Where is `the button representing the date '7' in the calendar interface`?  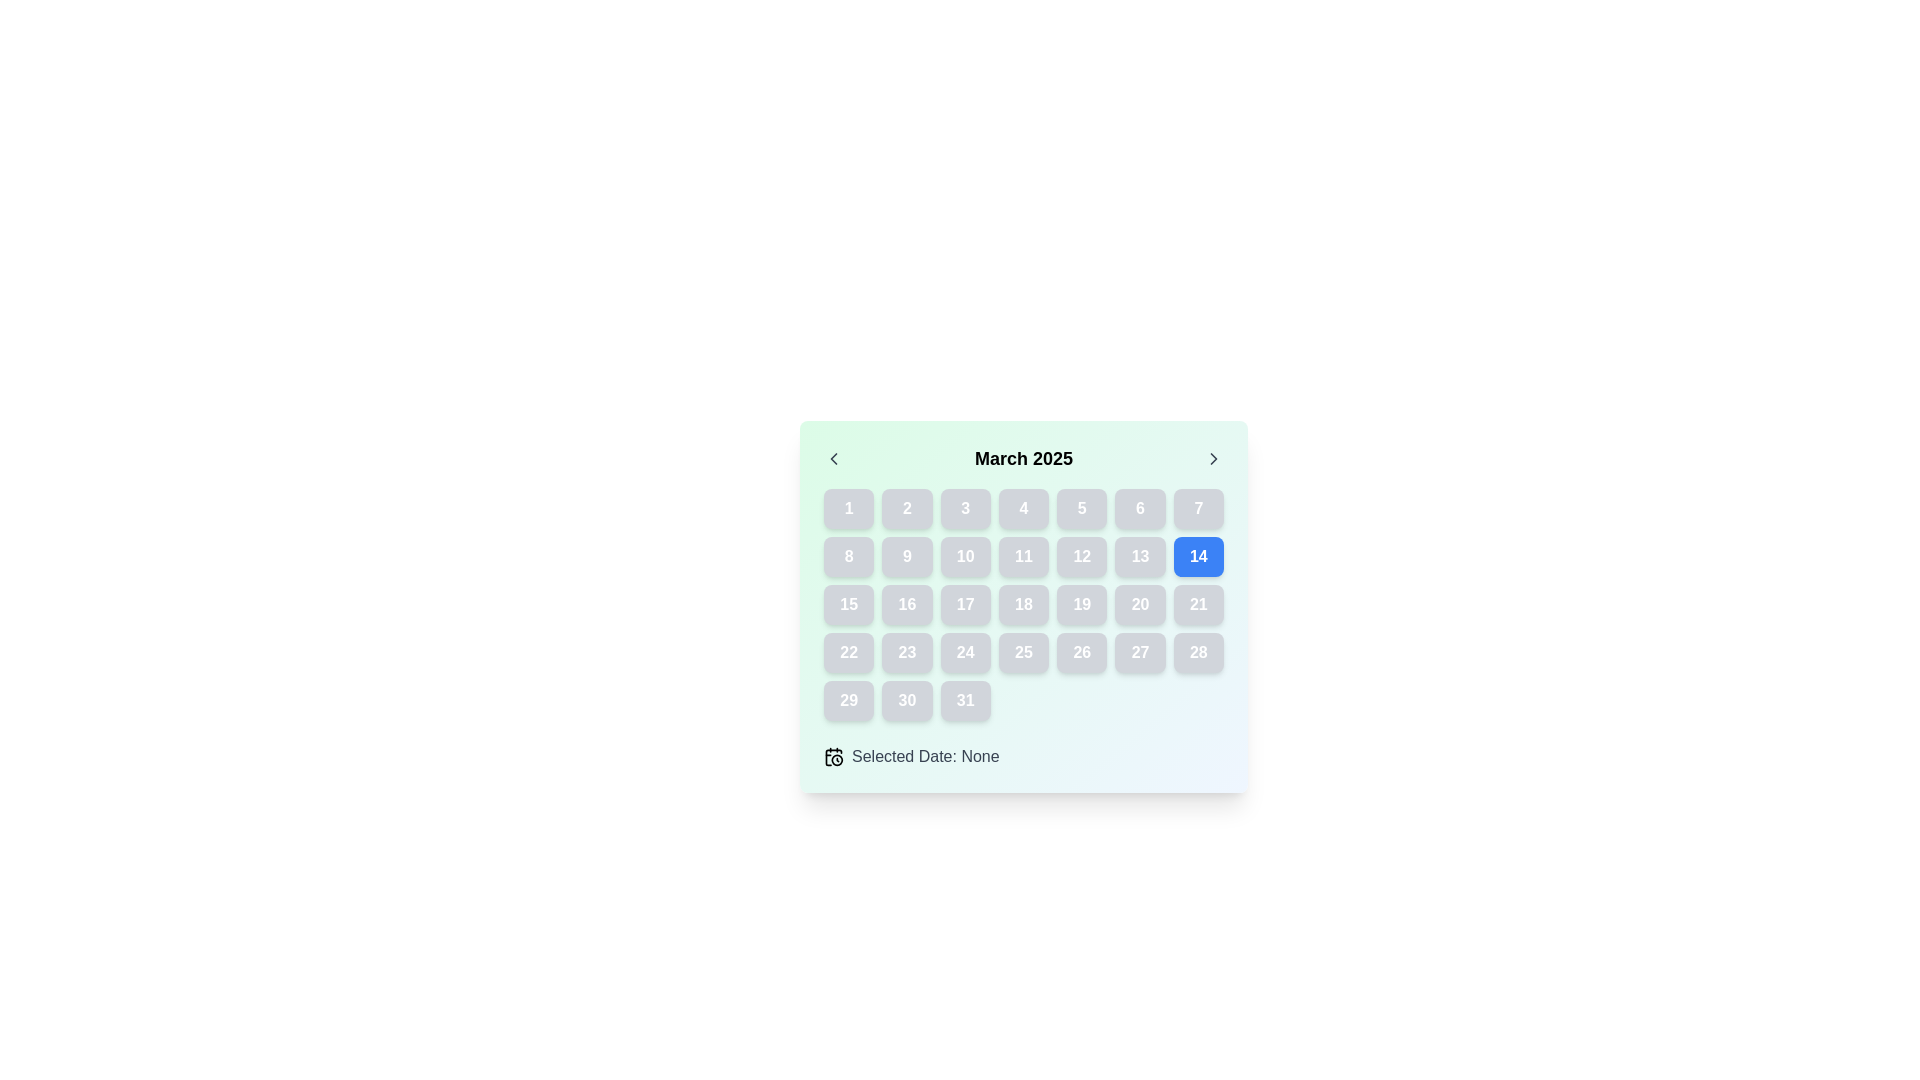 the button representing the date '7' in the calendar interface is located at coordinates (1198, 508).